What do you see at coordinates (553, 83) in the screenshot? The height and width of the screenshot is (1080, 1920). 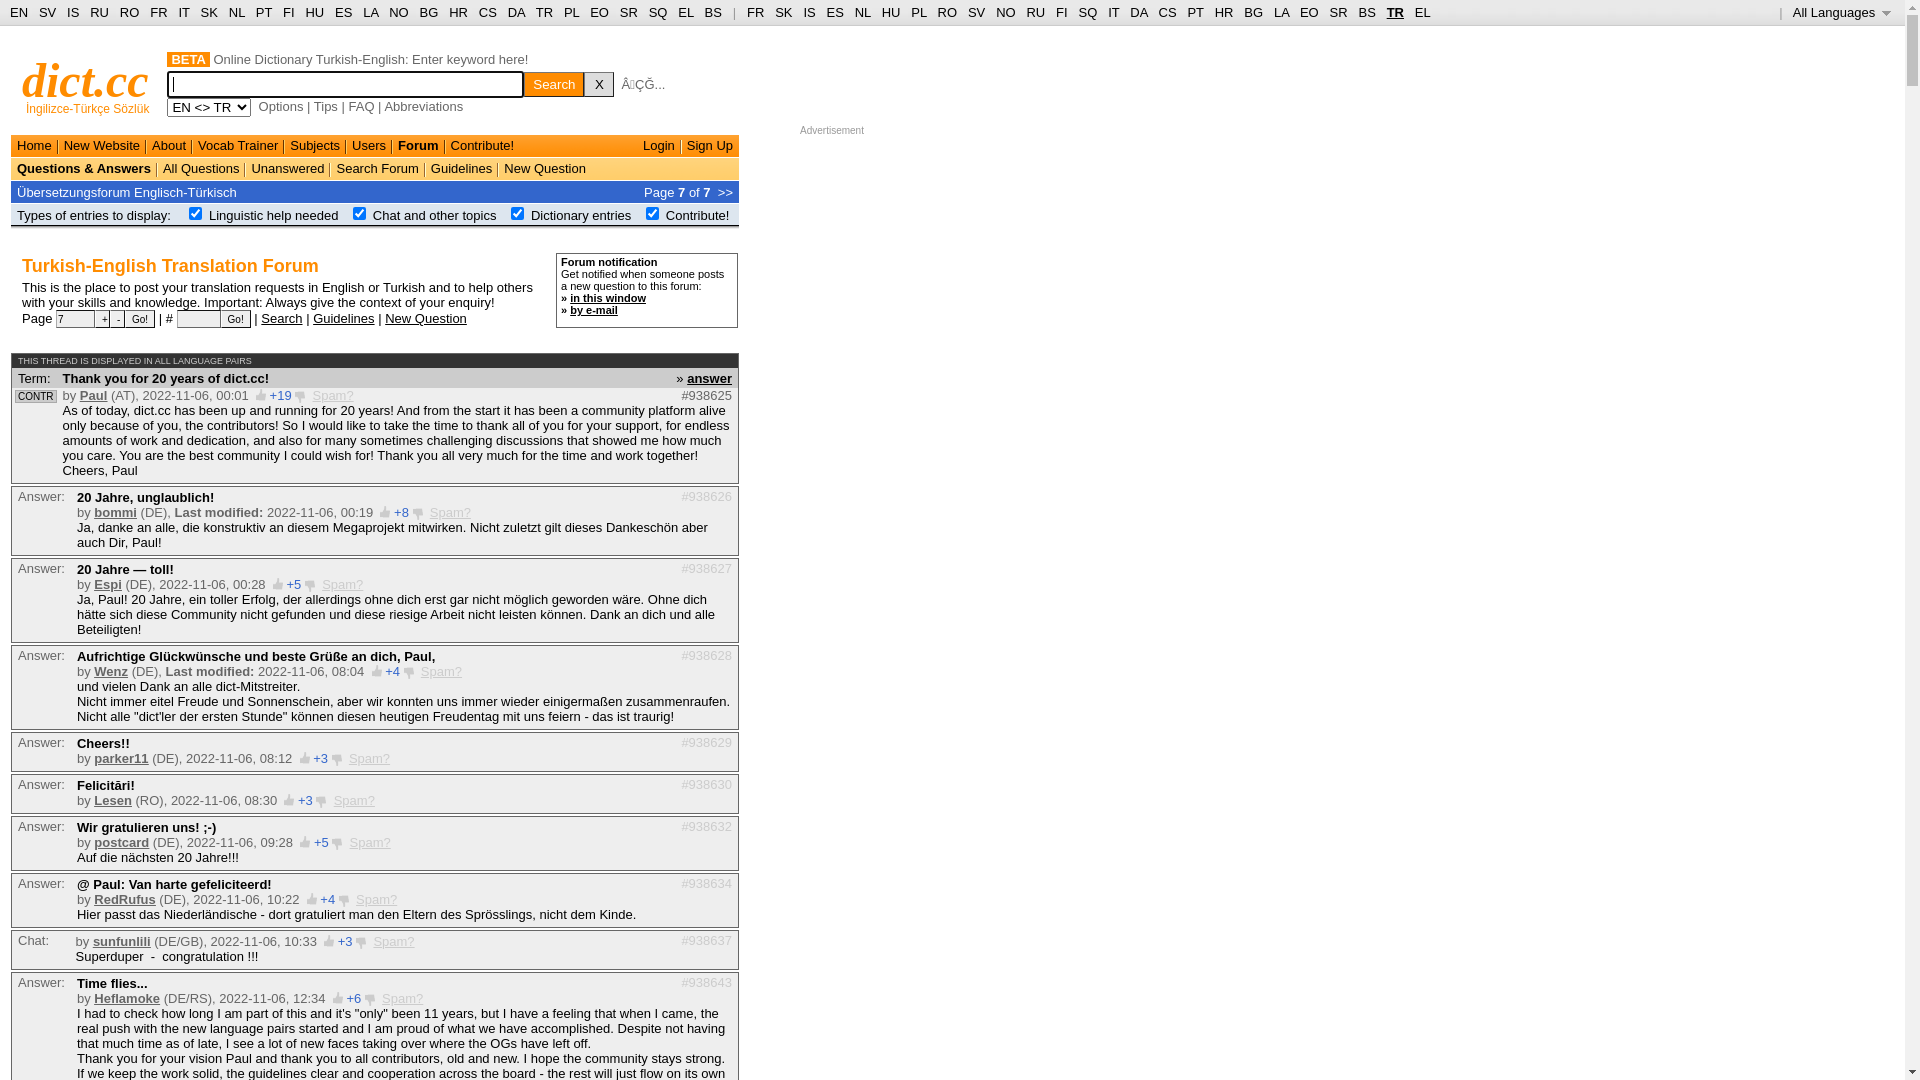 I see `'Search'` at bounding box center [553, 83].